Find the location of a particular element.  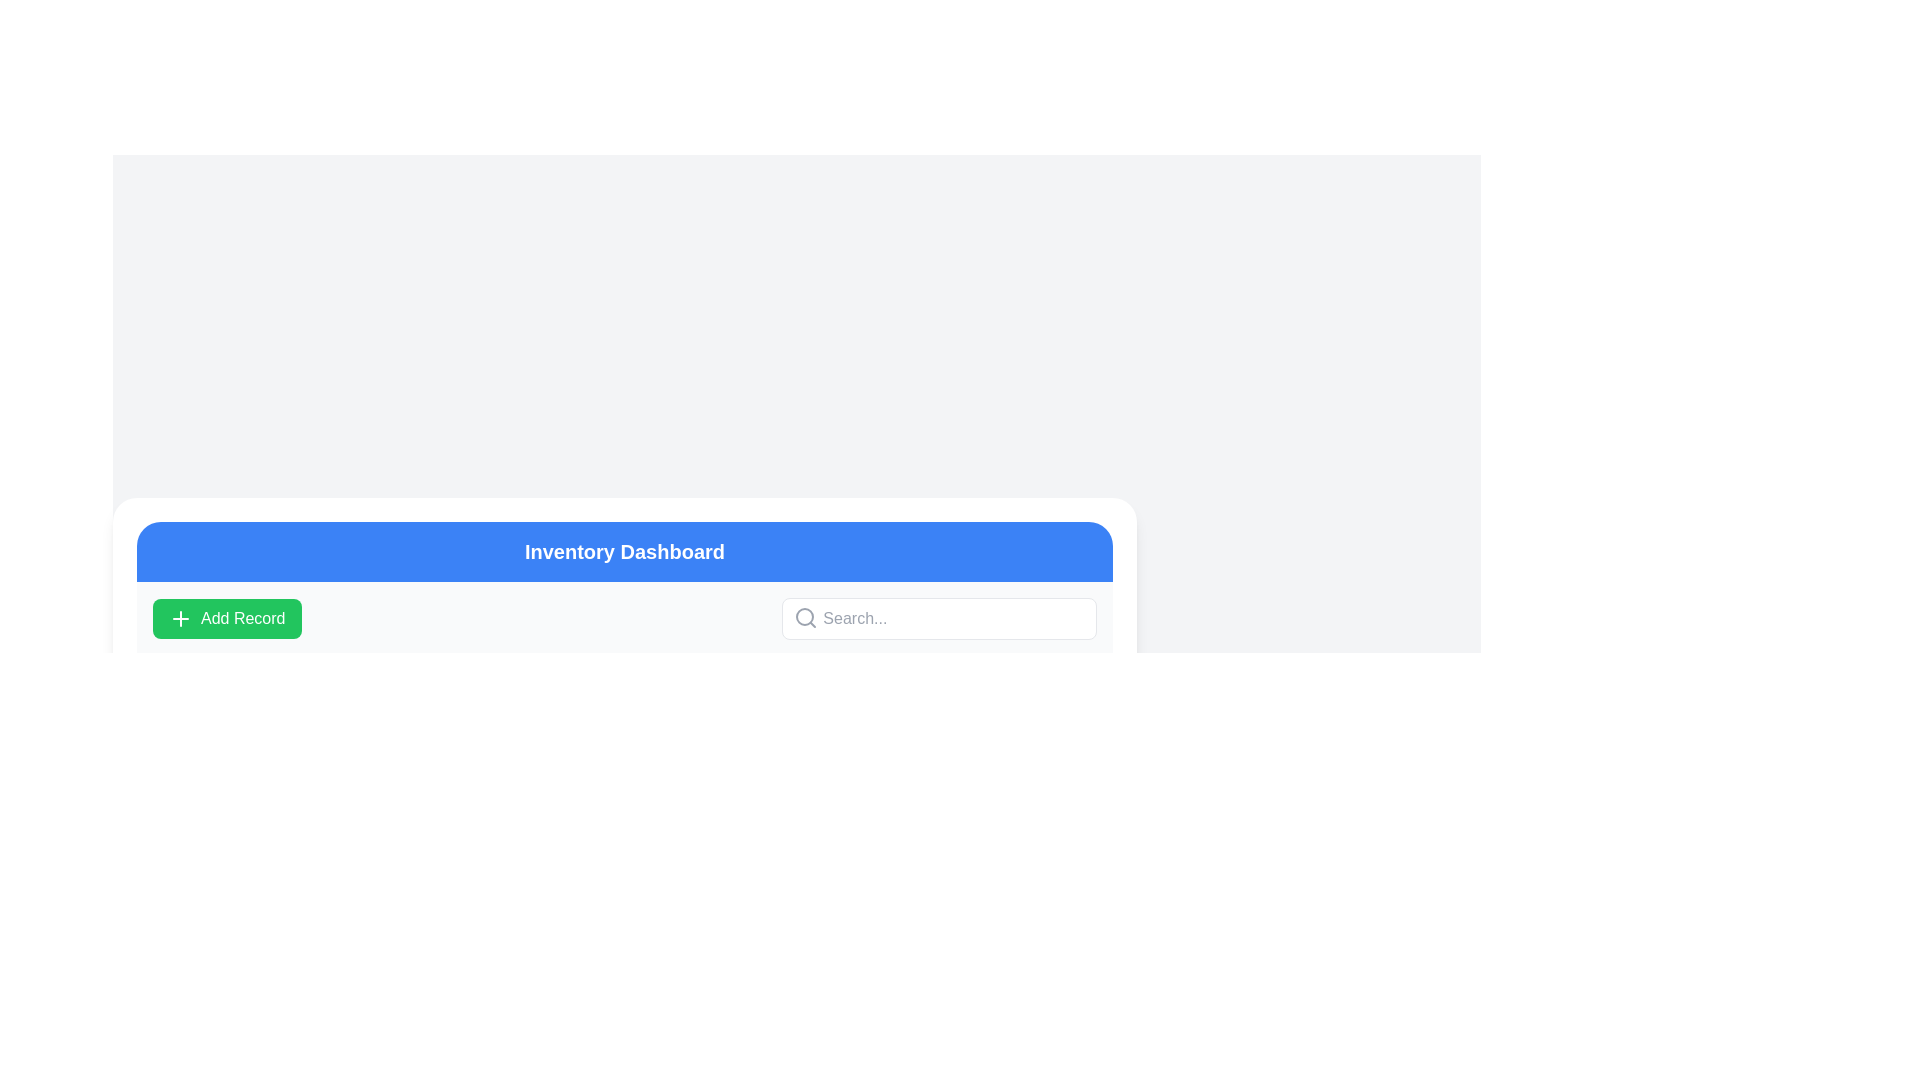

the decorative search icon located inside the input field to the left of the text box designated for search purposes is located at coordinates (806, 616).